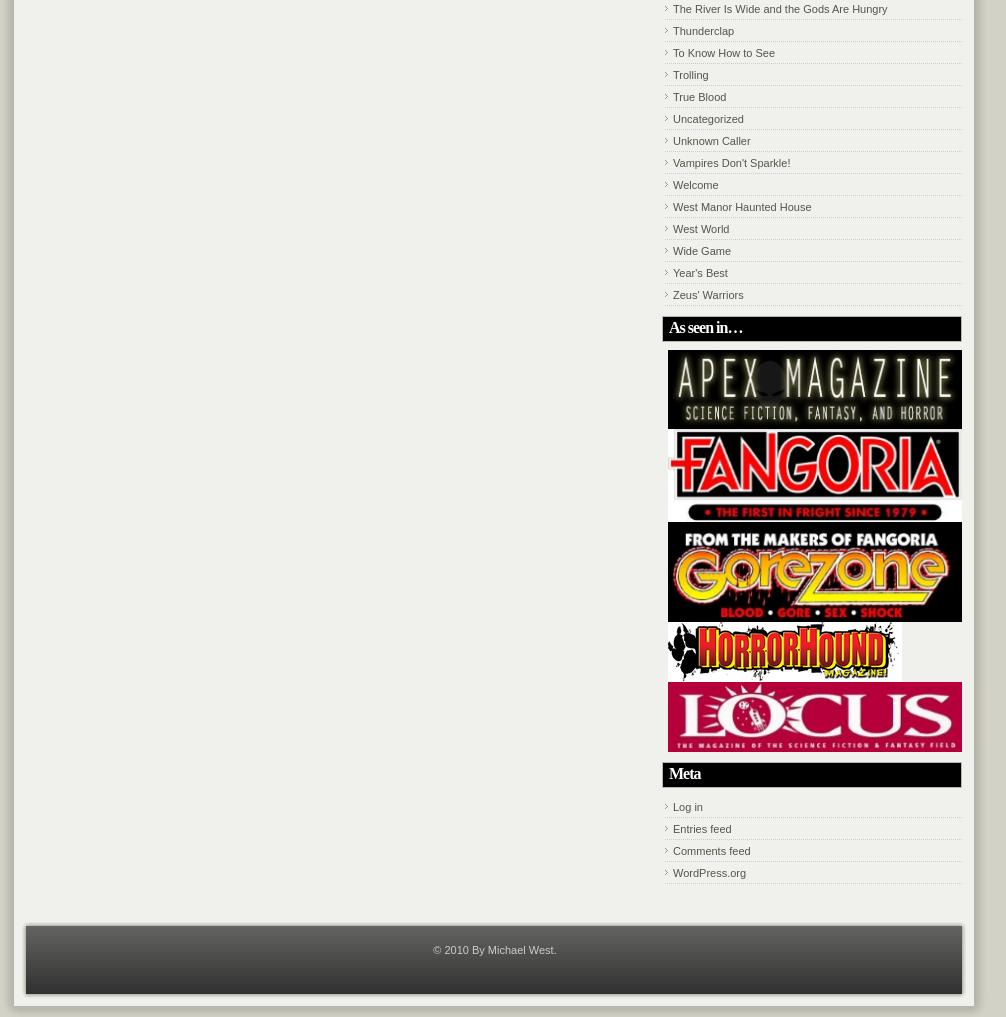 This screenshot has height=1017, width=1006. Describe the element at coordinates (511, 948) in the screenshot. I see `'By Michael West'` at that location.